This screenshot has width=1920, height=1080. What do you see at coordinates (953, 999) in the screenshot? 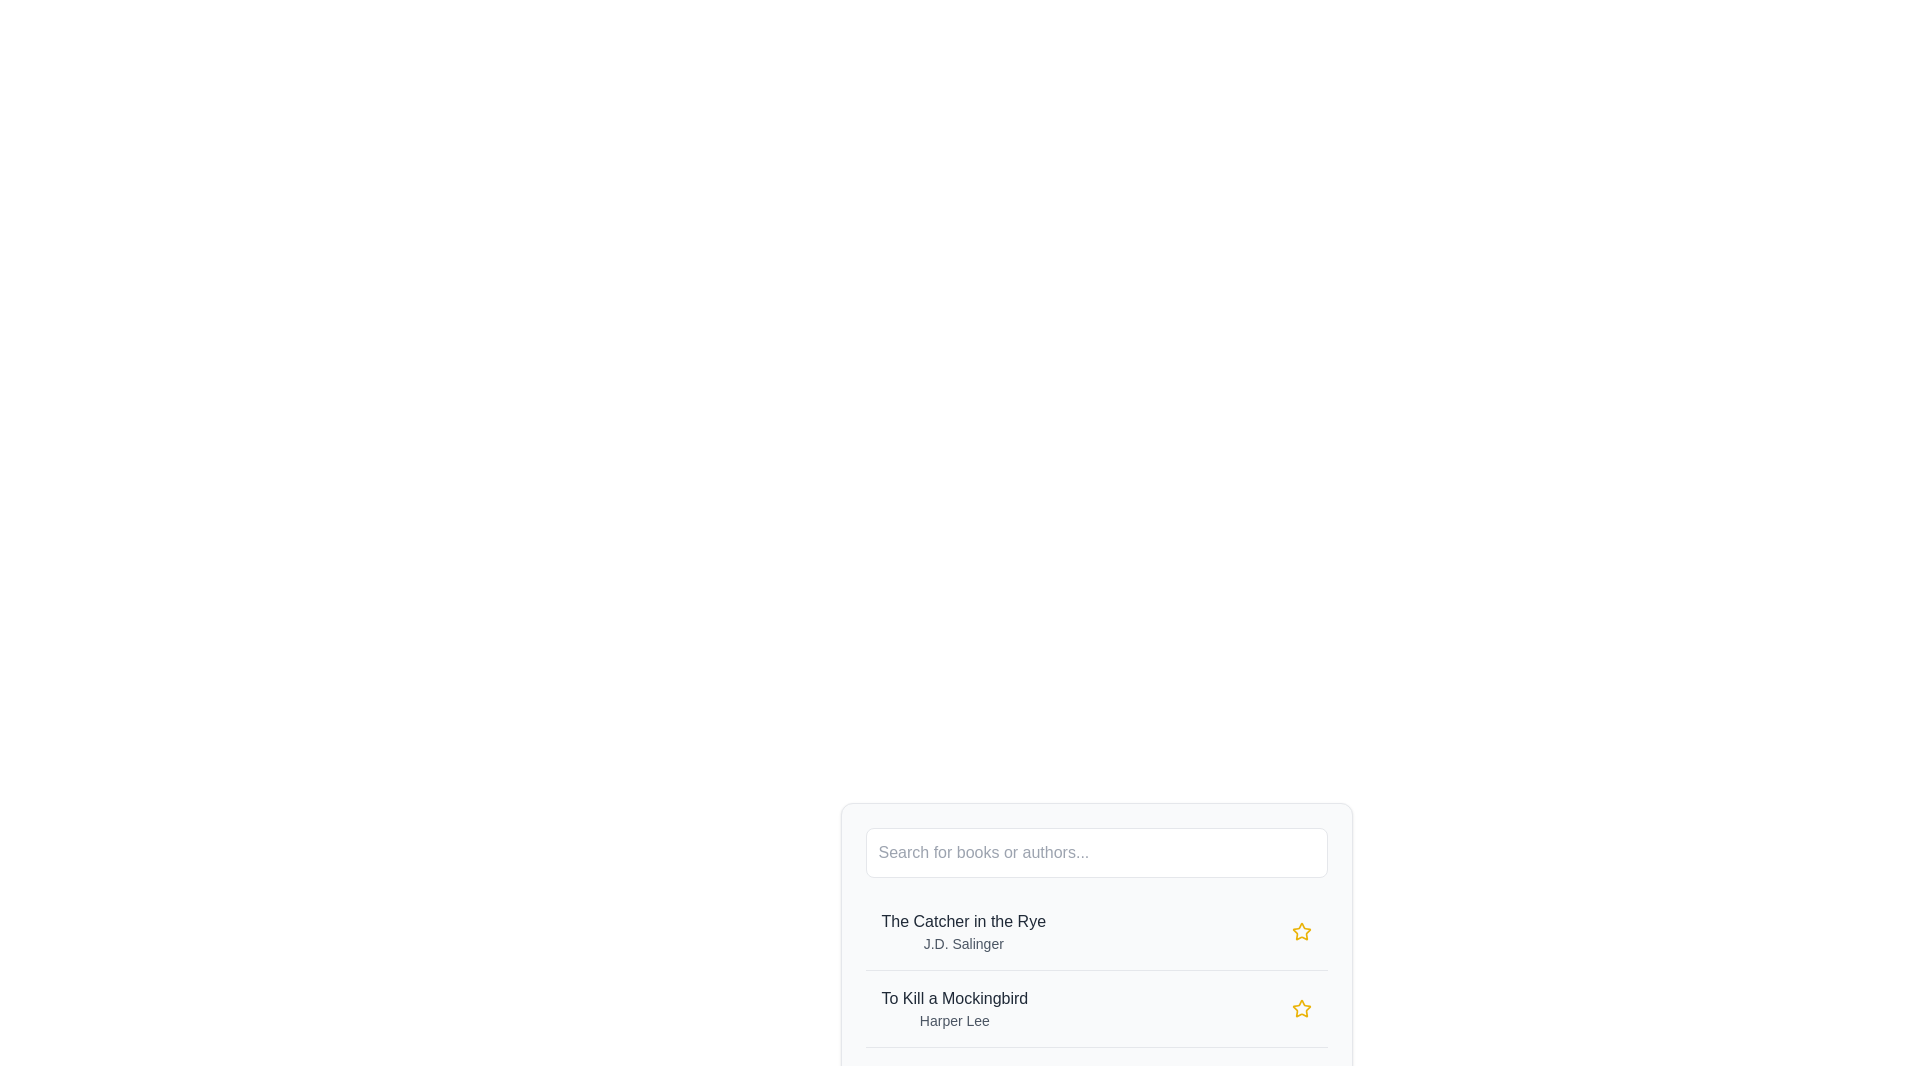
I see `the text label displaying 'To Kill a Mockingbird', which is styled with a medium font weight and gray color, located above the author's name 'Harper Lee' in a list of book titles` at bounding box center [953, 999].